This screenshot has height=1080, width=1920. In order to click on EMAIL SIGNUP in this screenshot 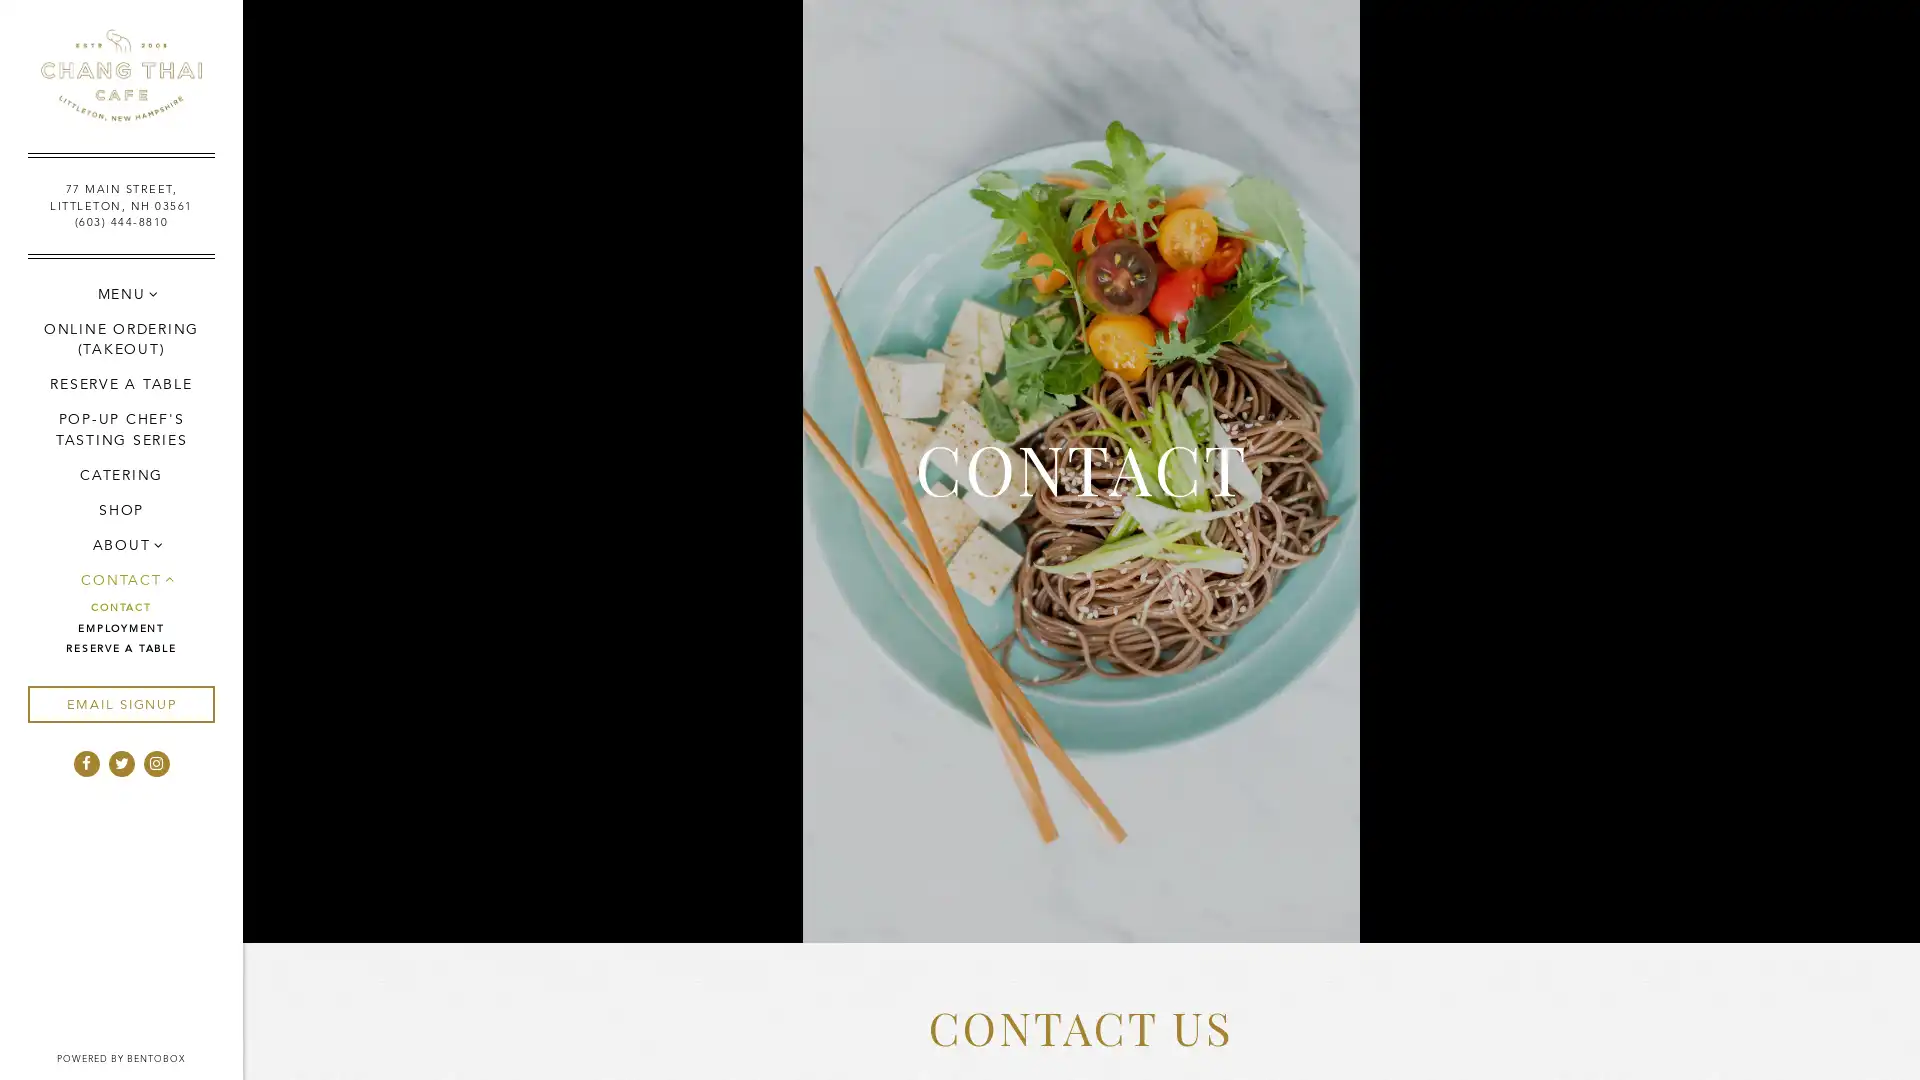, I will do `click(119, 703)`.